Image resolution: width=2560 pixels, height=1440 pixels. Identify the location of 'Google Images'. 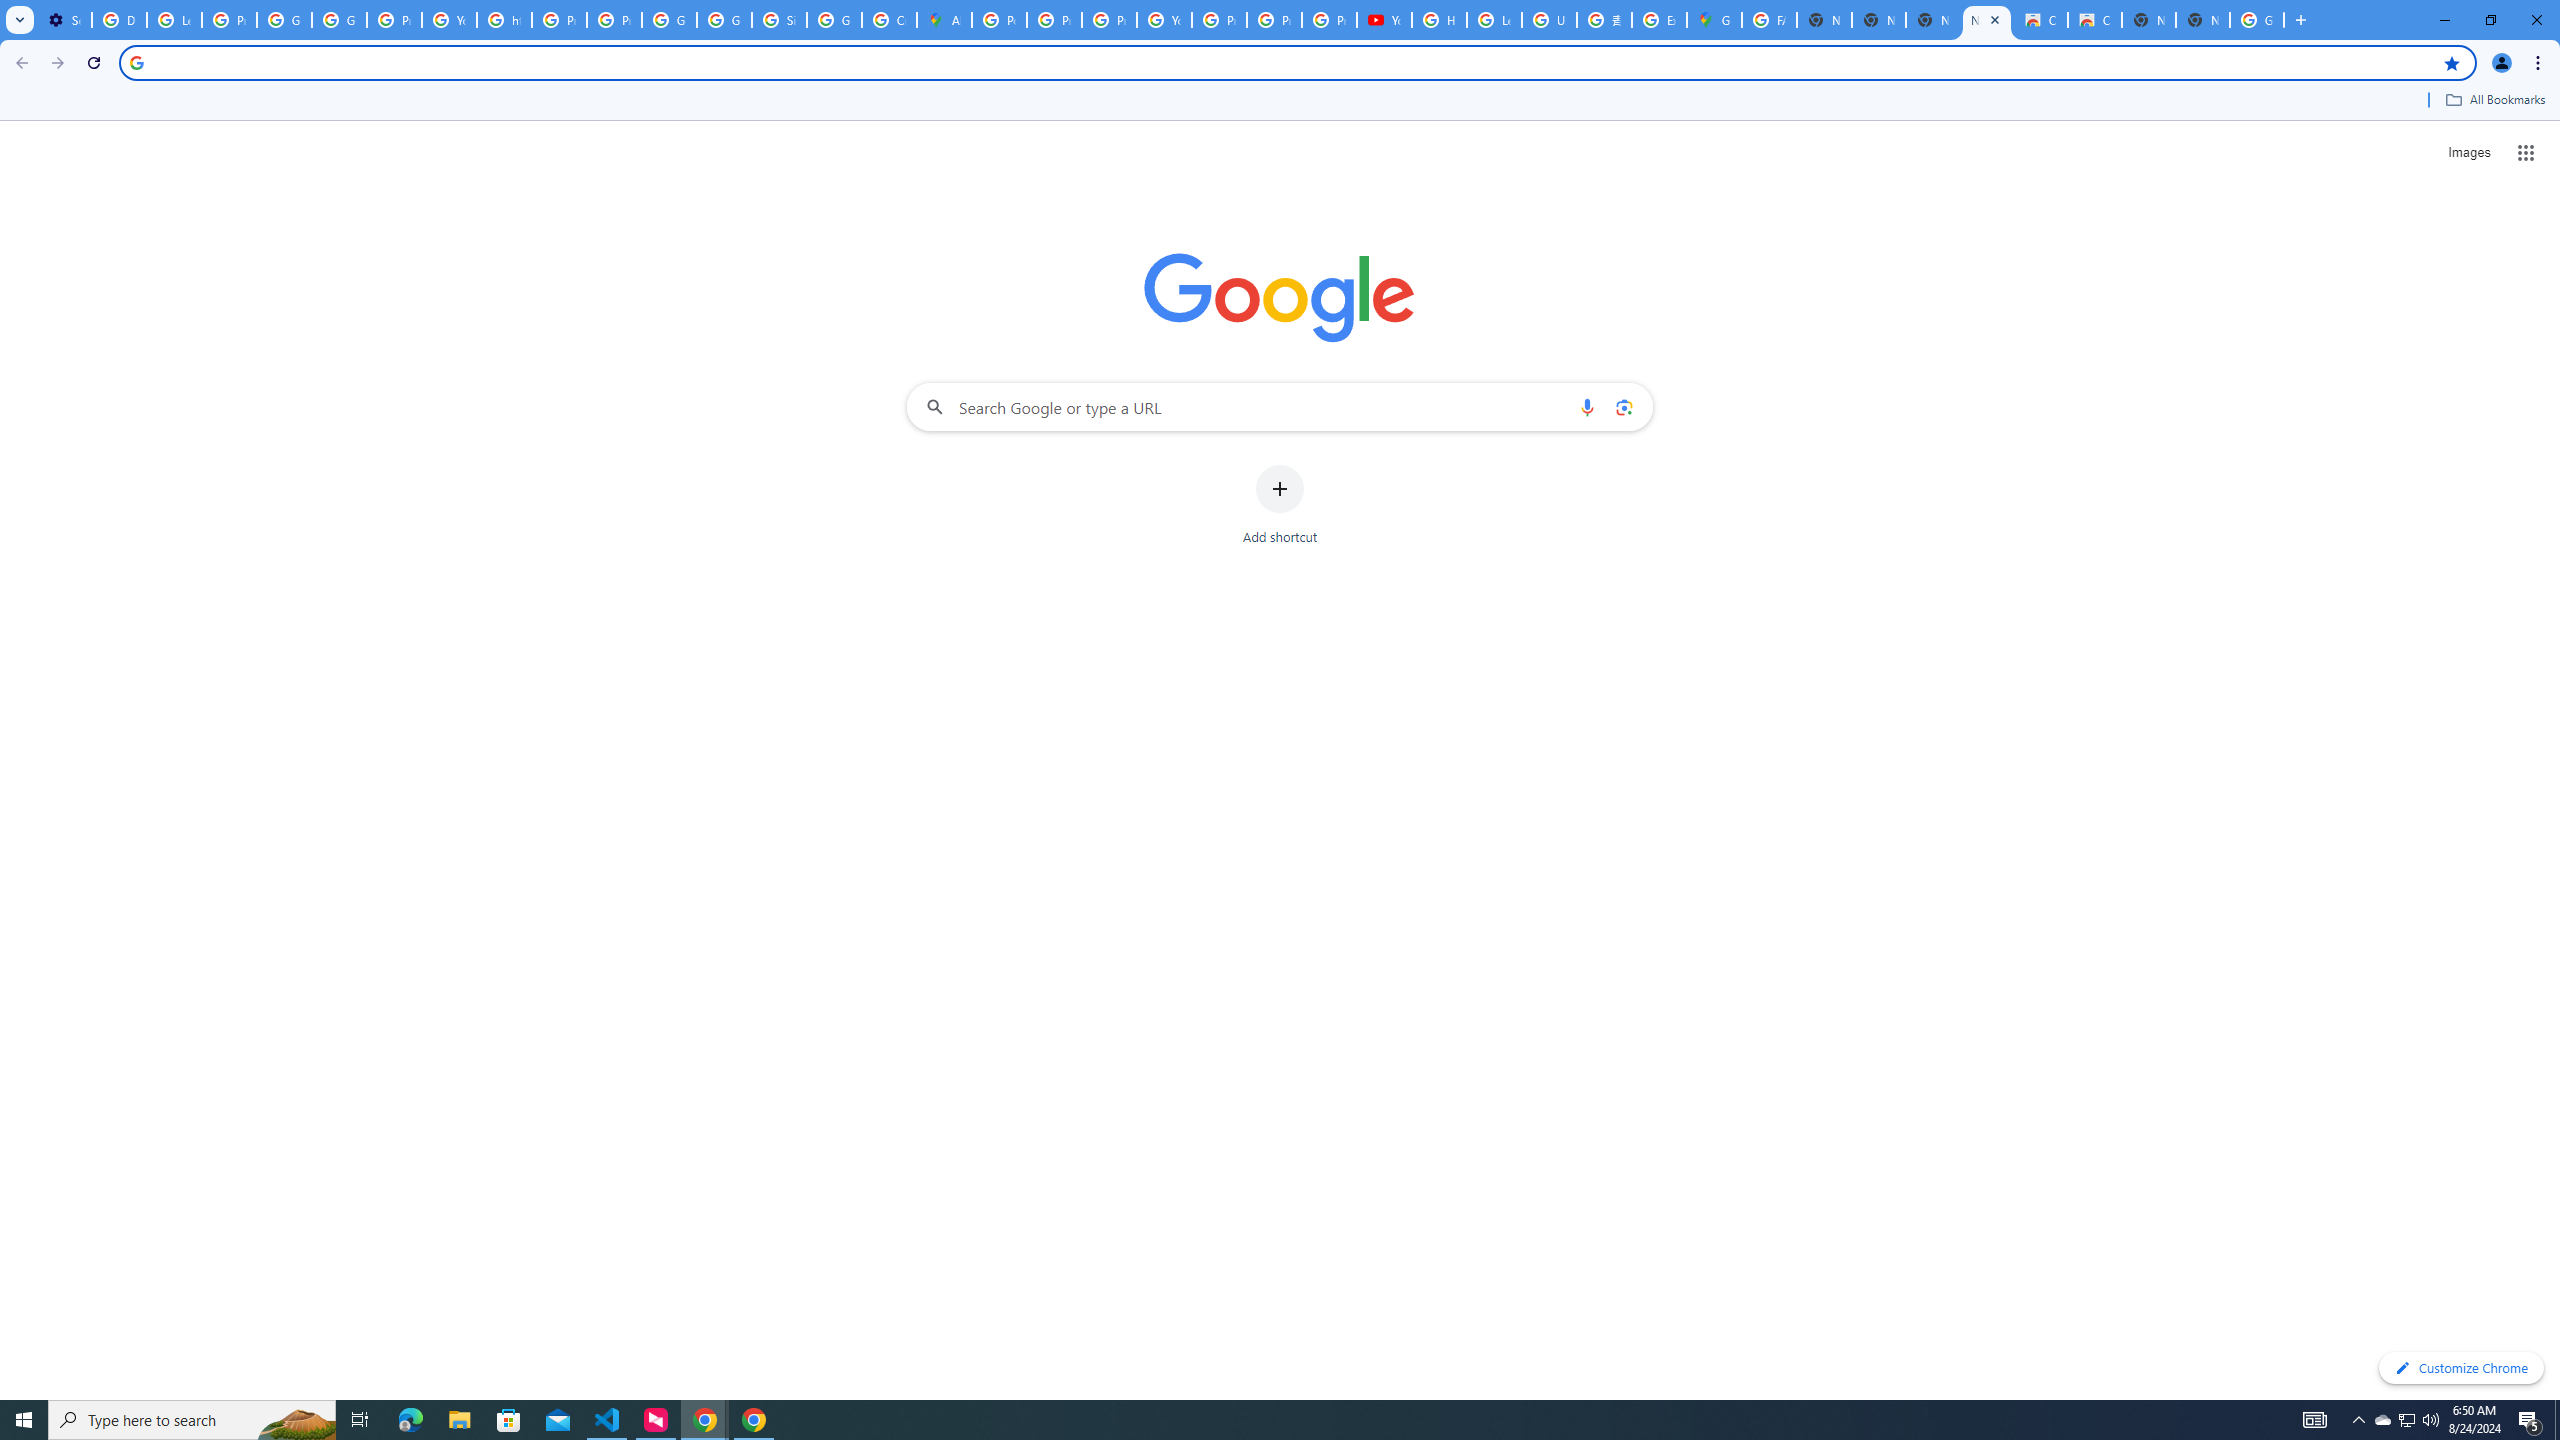
(2257, 19).